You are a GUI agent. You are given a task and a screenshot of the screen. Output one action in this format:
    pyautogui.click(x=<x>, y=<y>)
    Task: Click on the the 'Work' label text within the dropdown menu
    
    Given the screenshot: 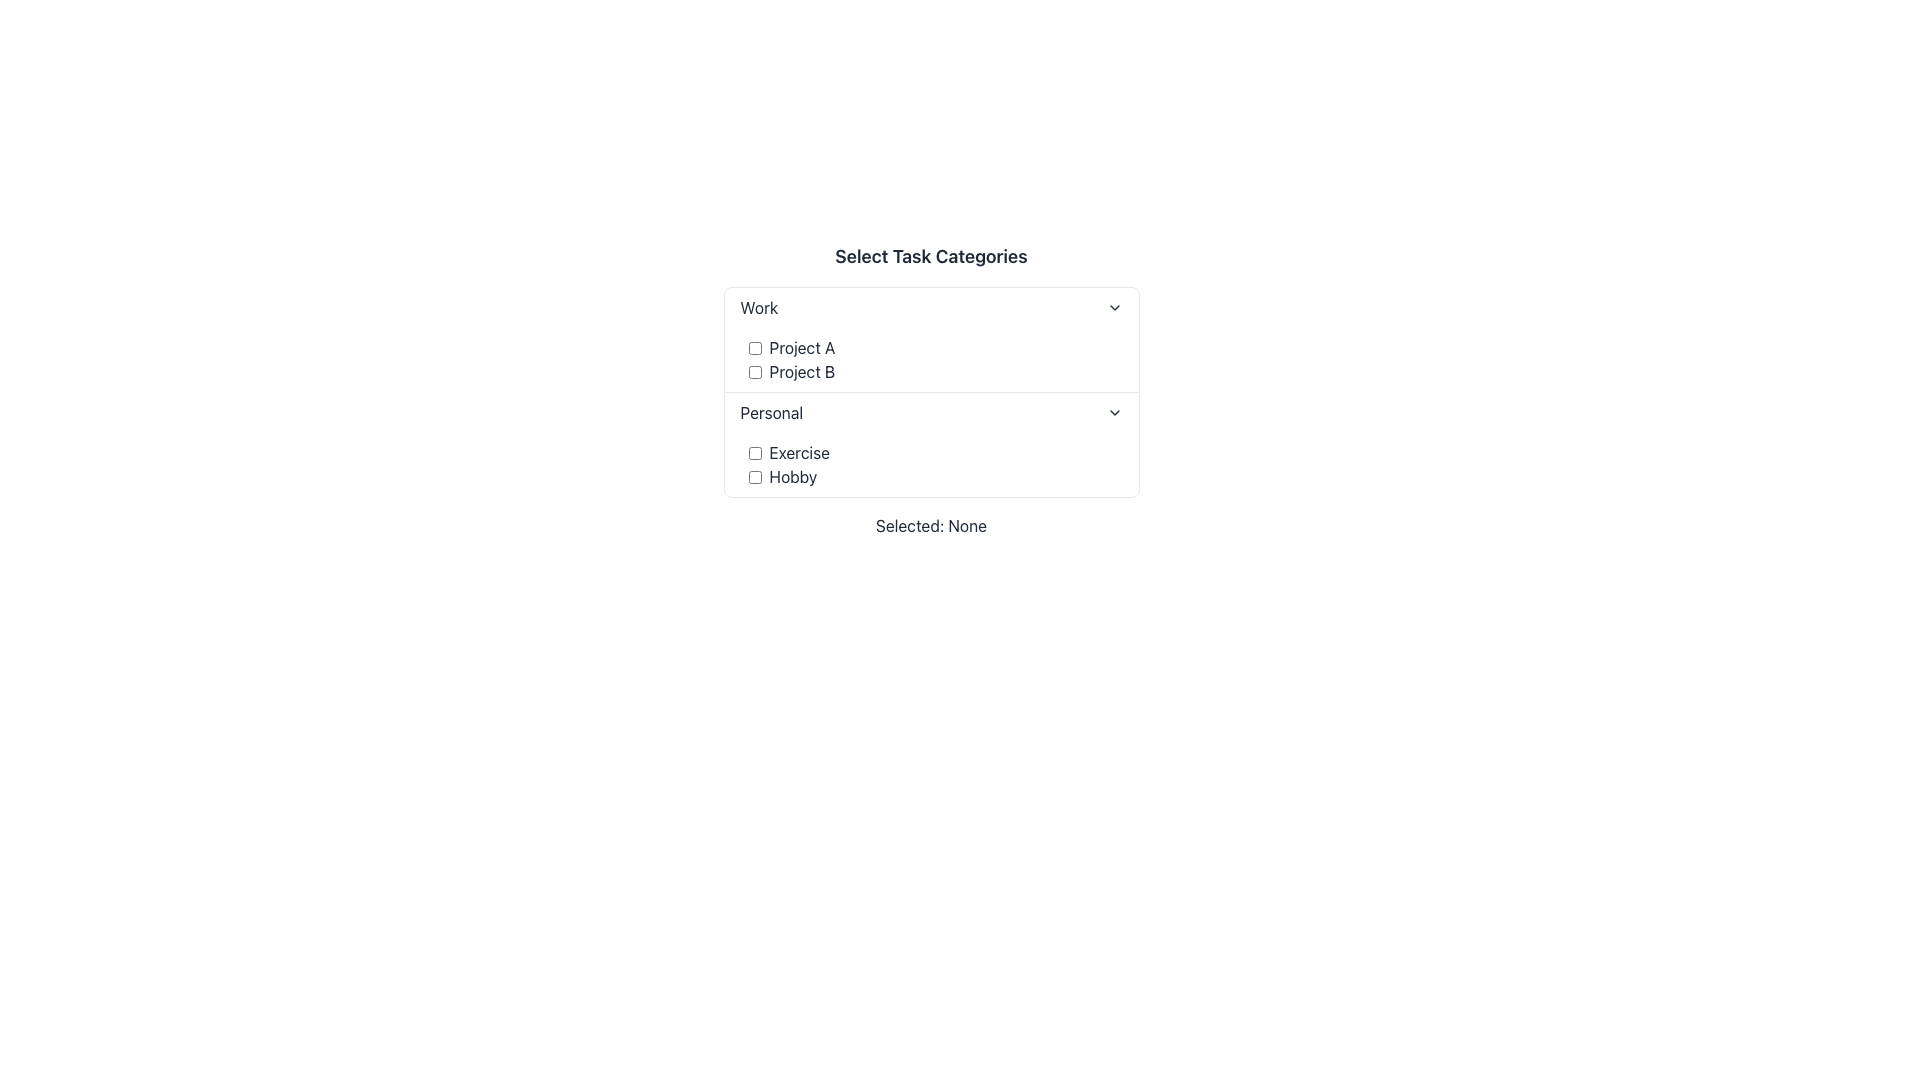 What is the action you would take?
    pyautogui.click(x=758, y=308)
    